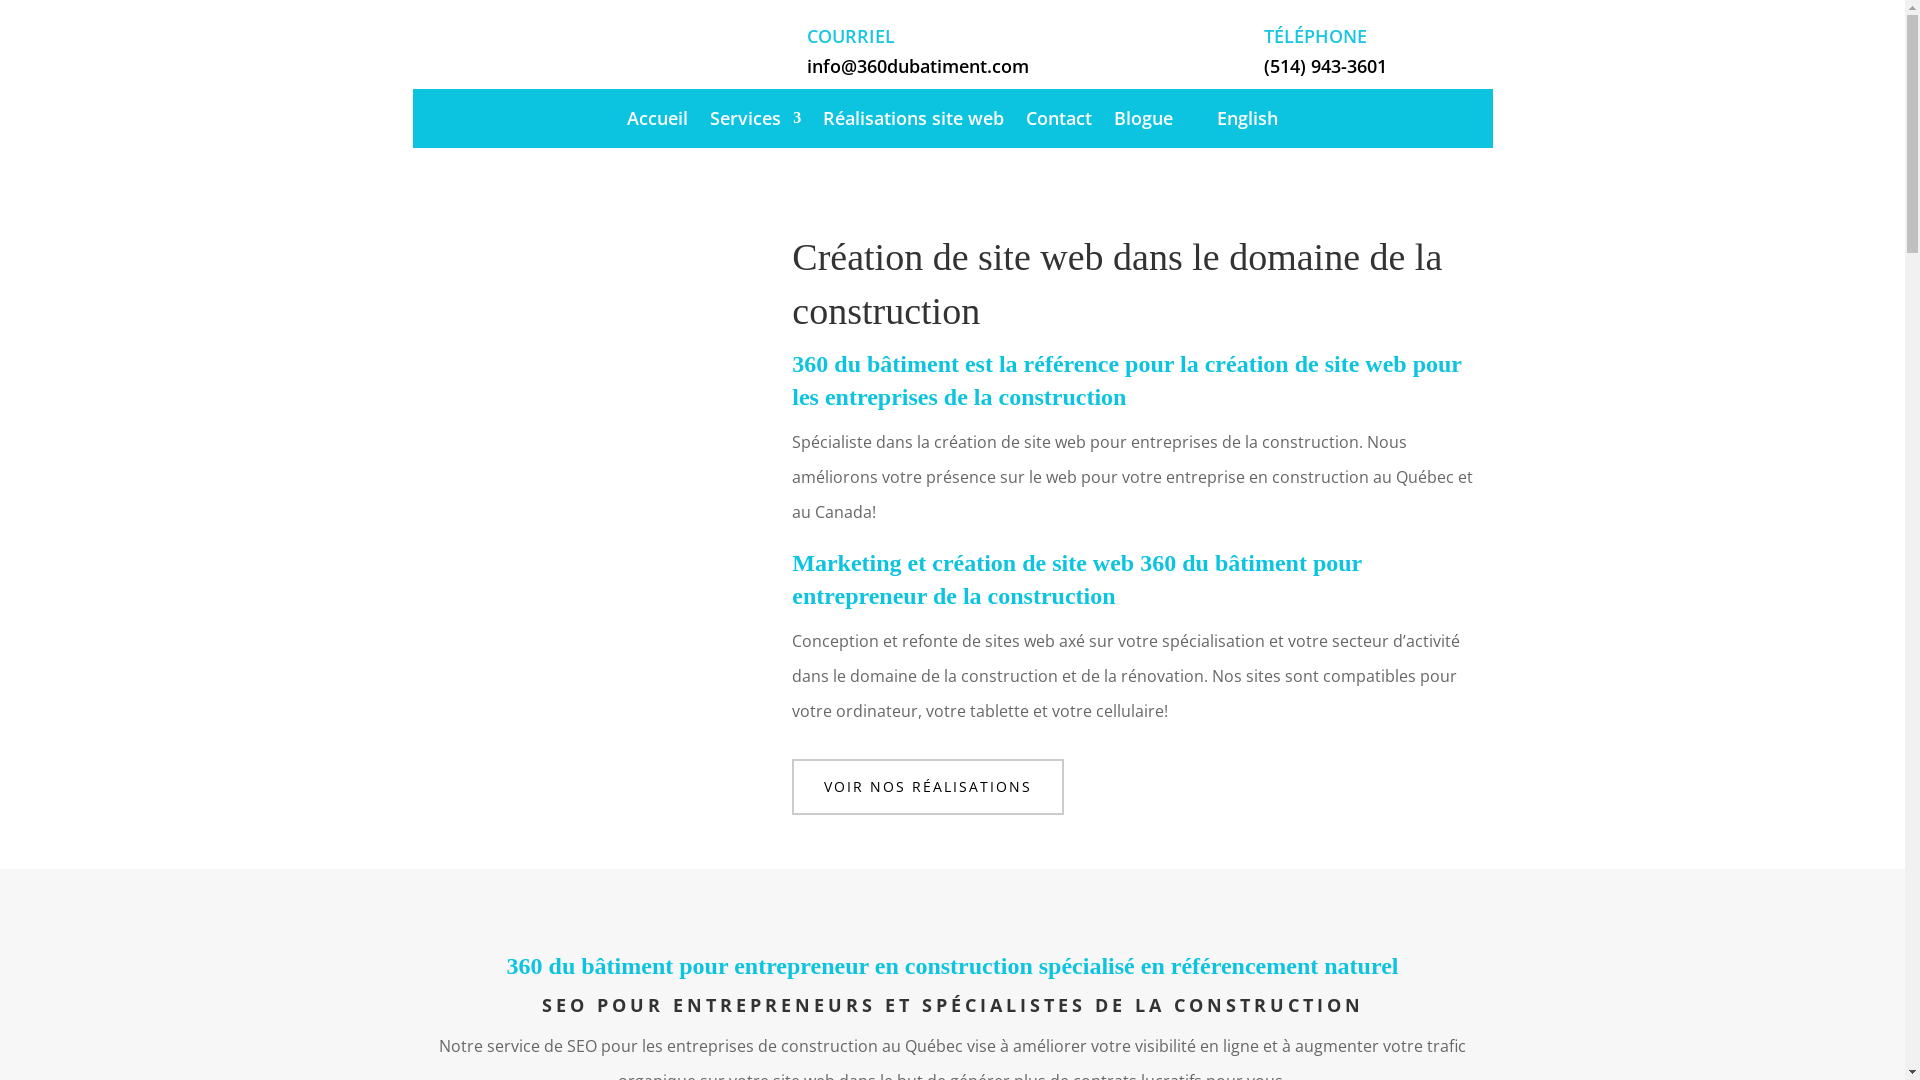 Image resolution: width=1920 pixels, height=1080 pixels. What do you see at coordinates (754, 122) in the screenshot?
I see `'Services'` at bounding box center [754, 122].